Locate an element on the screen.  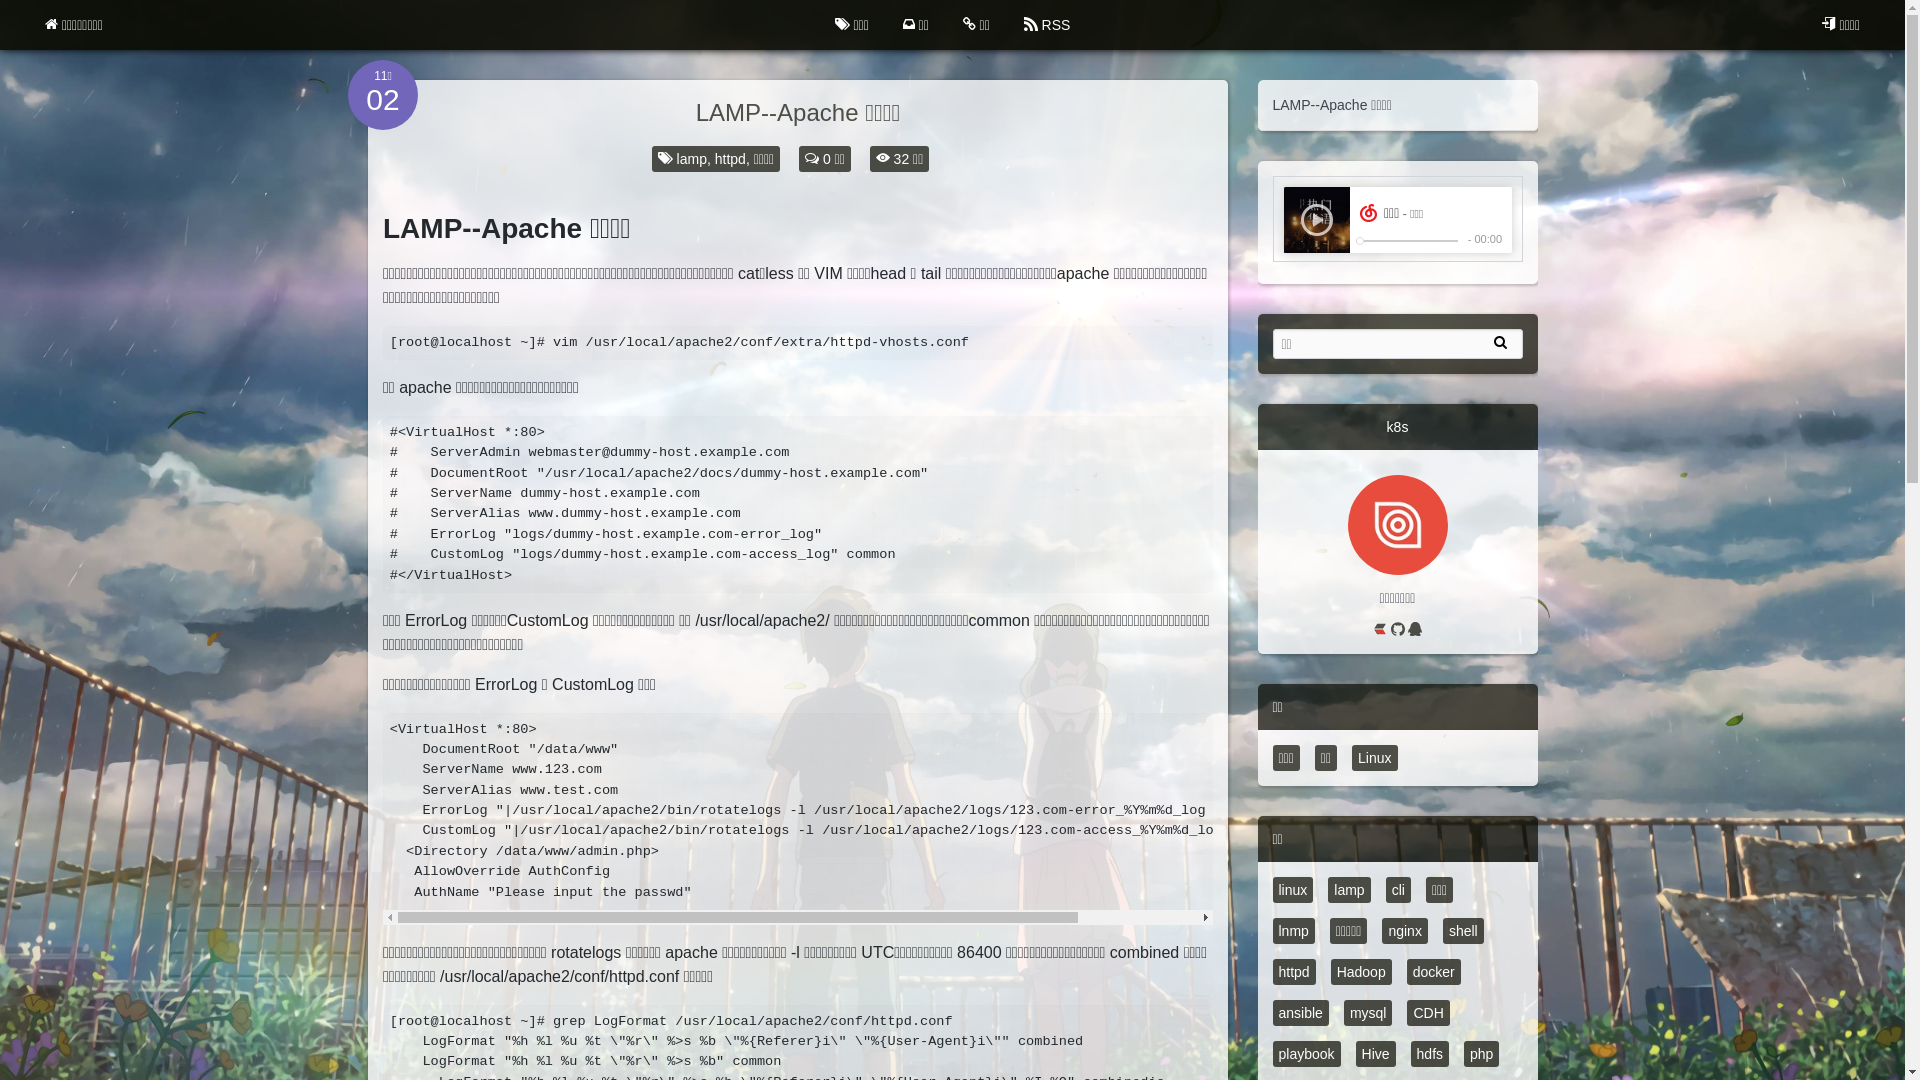
'httpd' is located at coordinates (728, 157).